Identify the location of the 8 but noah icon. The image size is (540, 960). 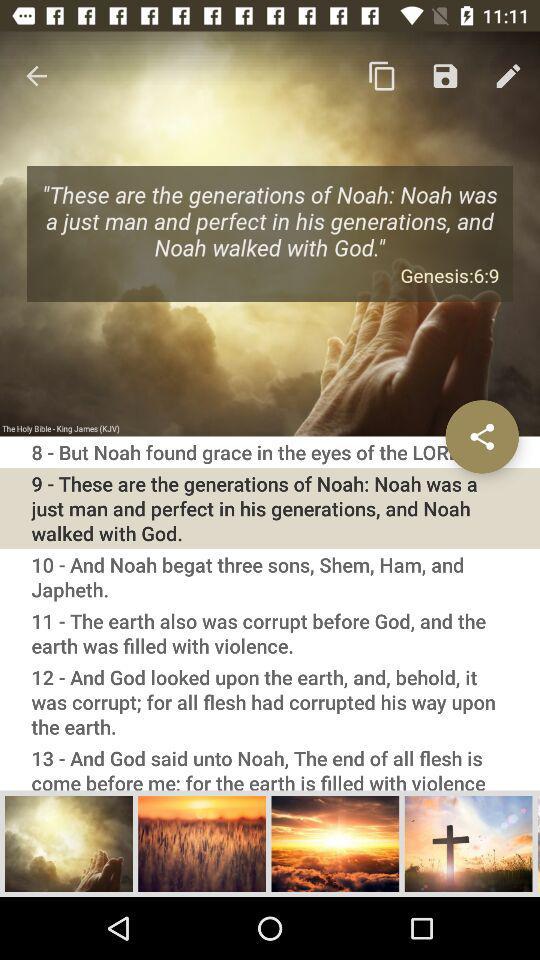
(270, 452).